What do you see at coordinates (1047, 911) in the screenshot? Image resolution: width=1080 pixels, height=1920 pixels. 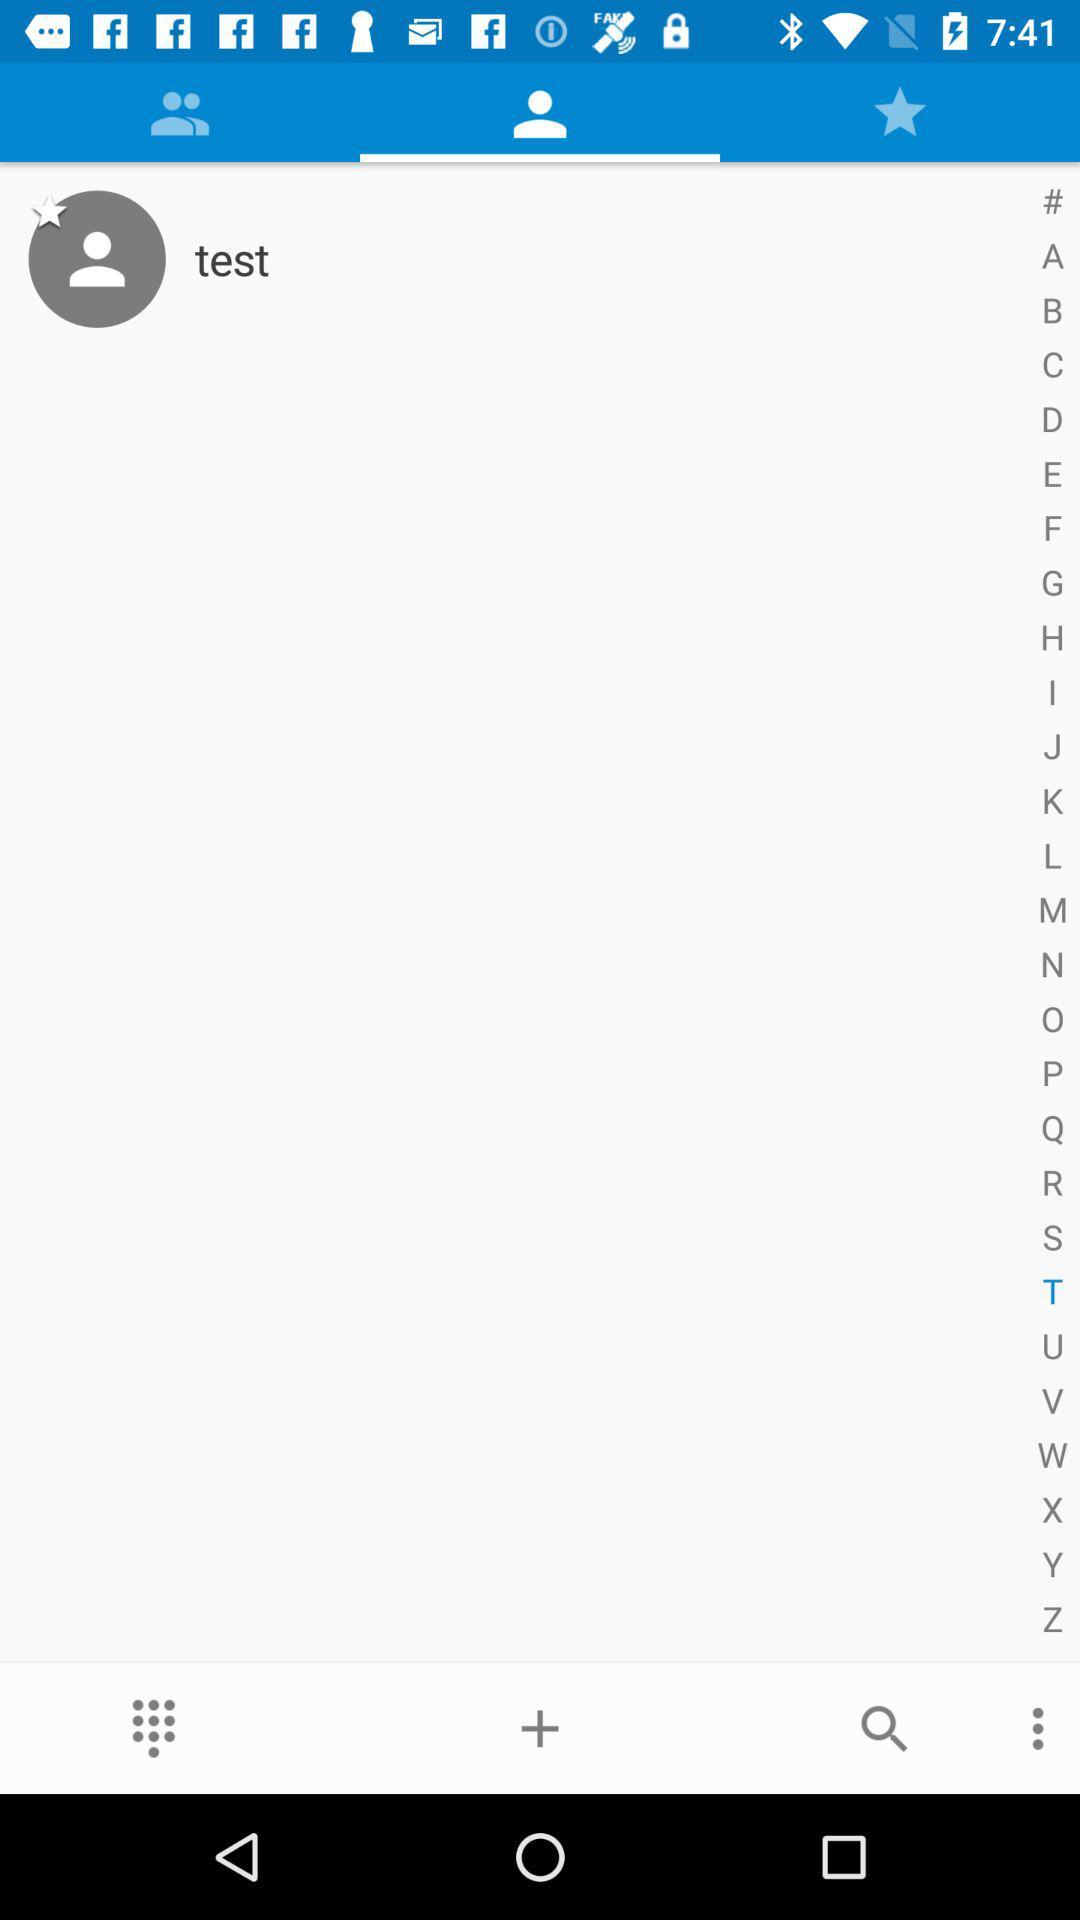 I see `item on the right` at bounding box center [1047, 911].